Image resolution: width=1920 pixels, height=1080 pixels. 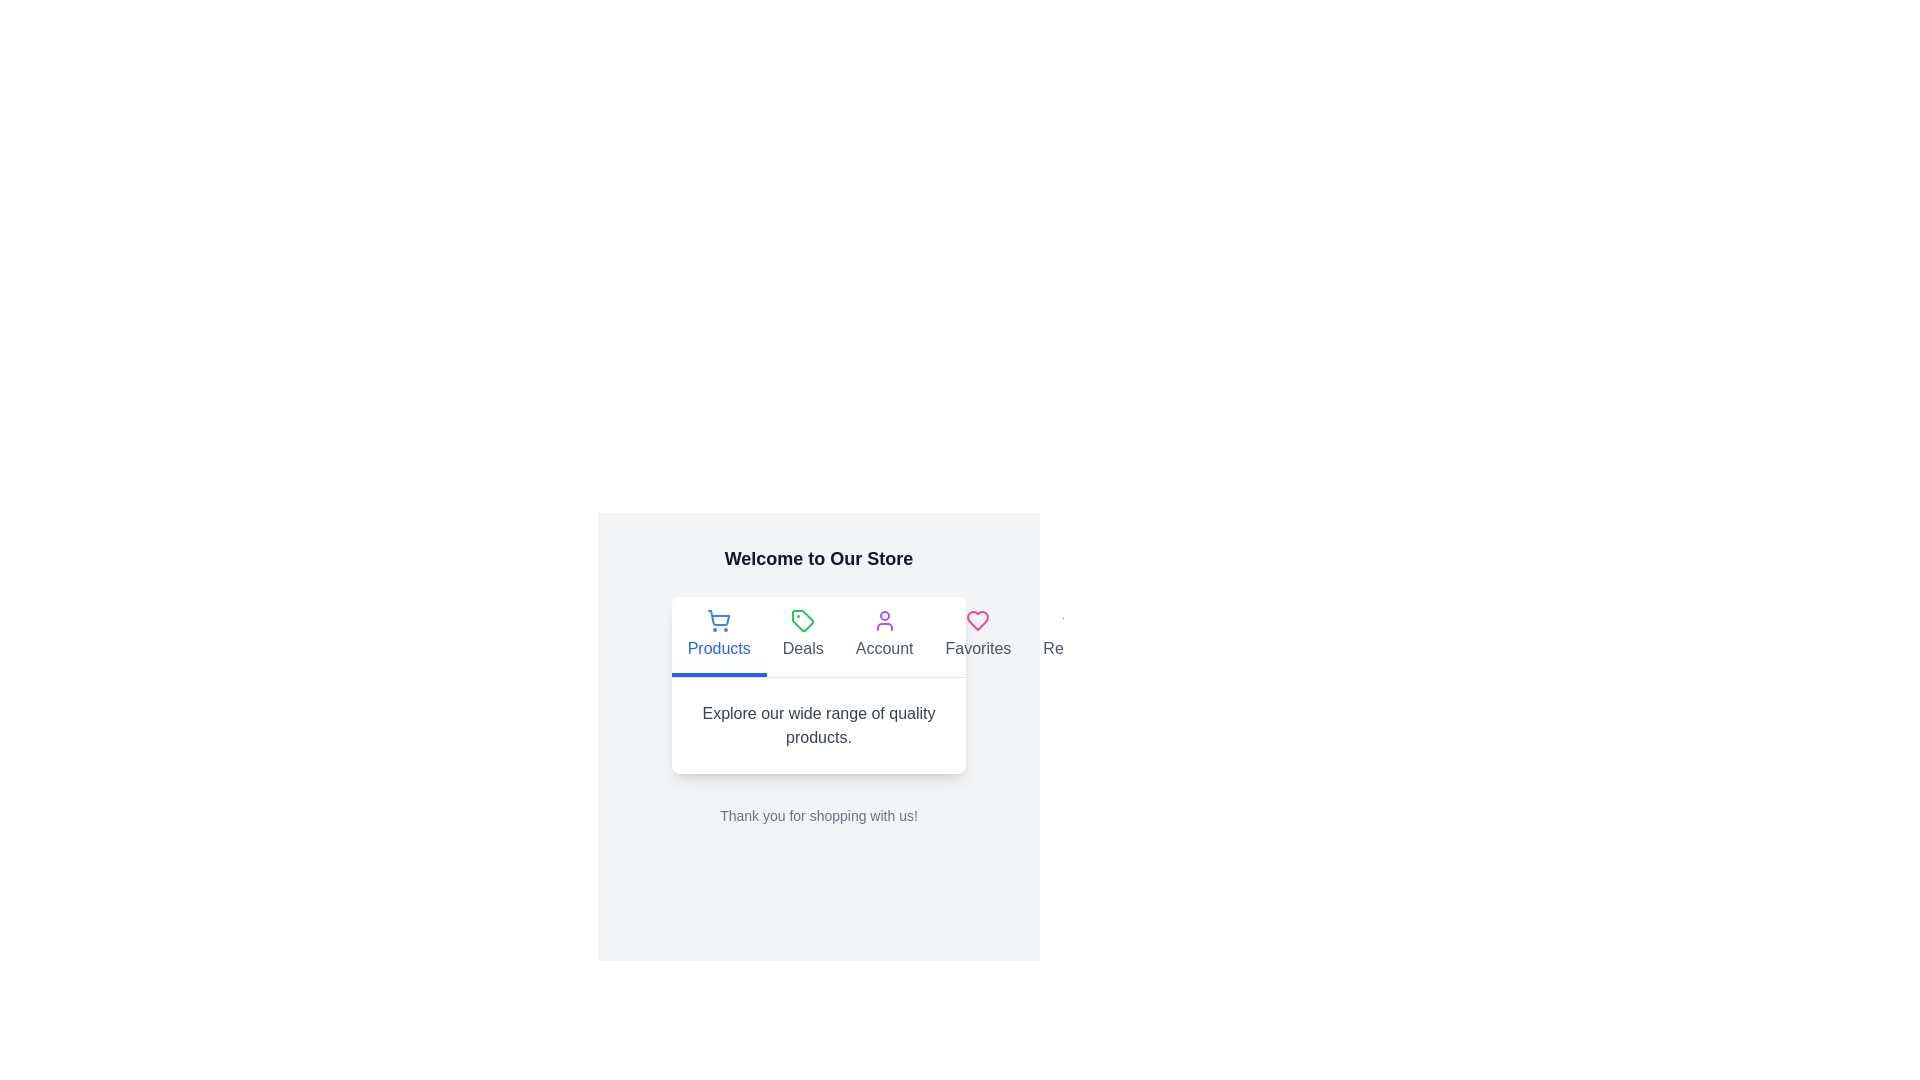 I want to click on the 'Products' text and shopping cart icon in the top-left of the white content card section, which is the first item in the navigation menu, so click(x=719, y=635).